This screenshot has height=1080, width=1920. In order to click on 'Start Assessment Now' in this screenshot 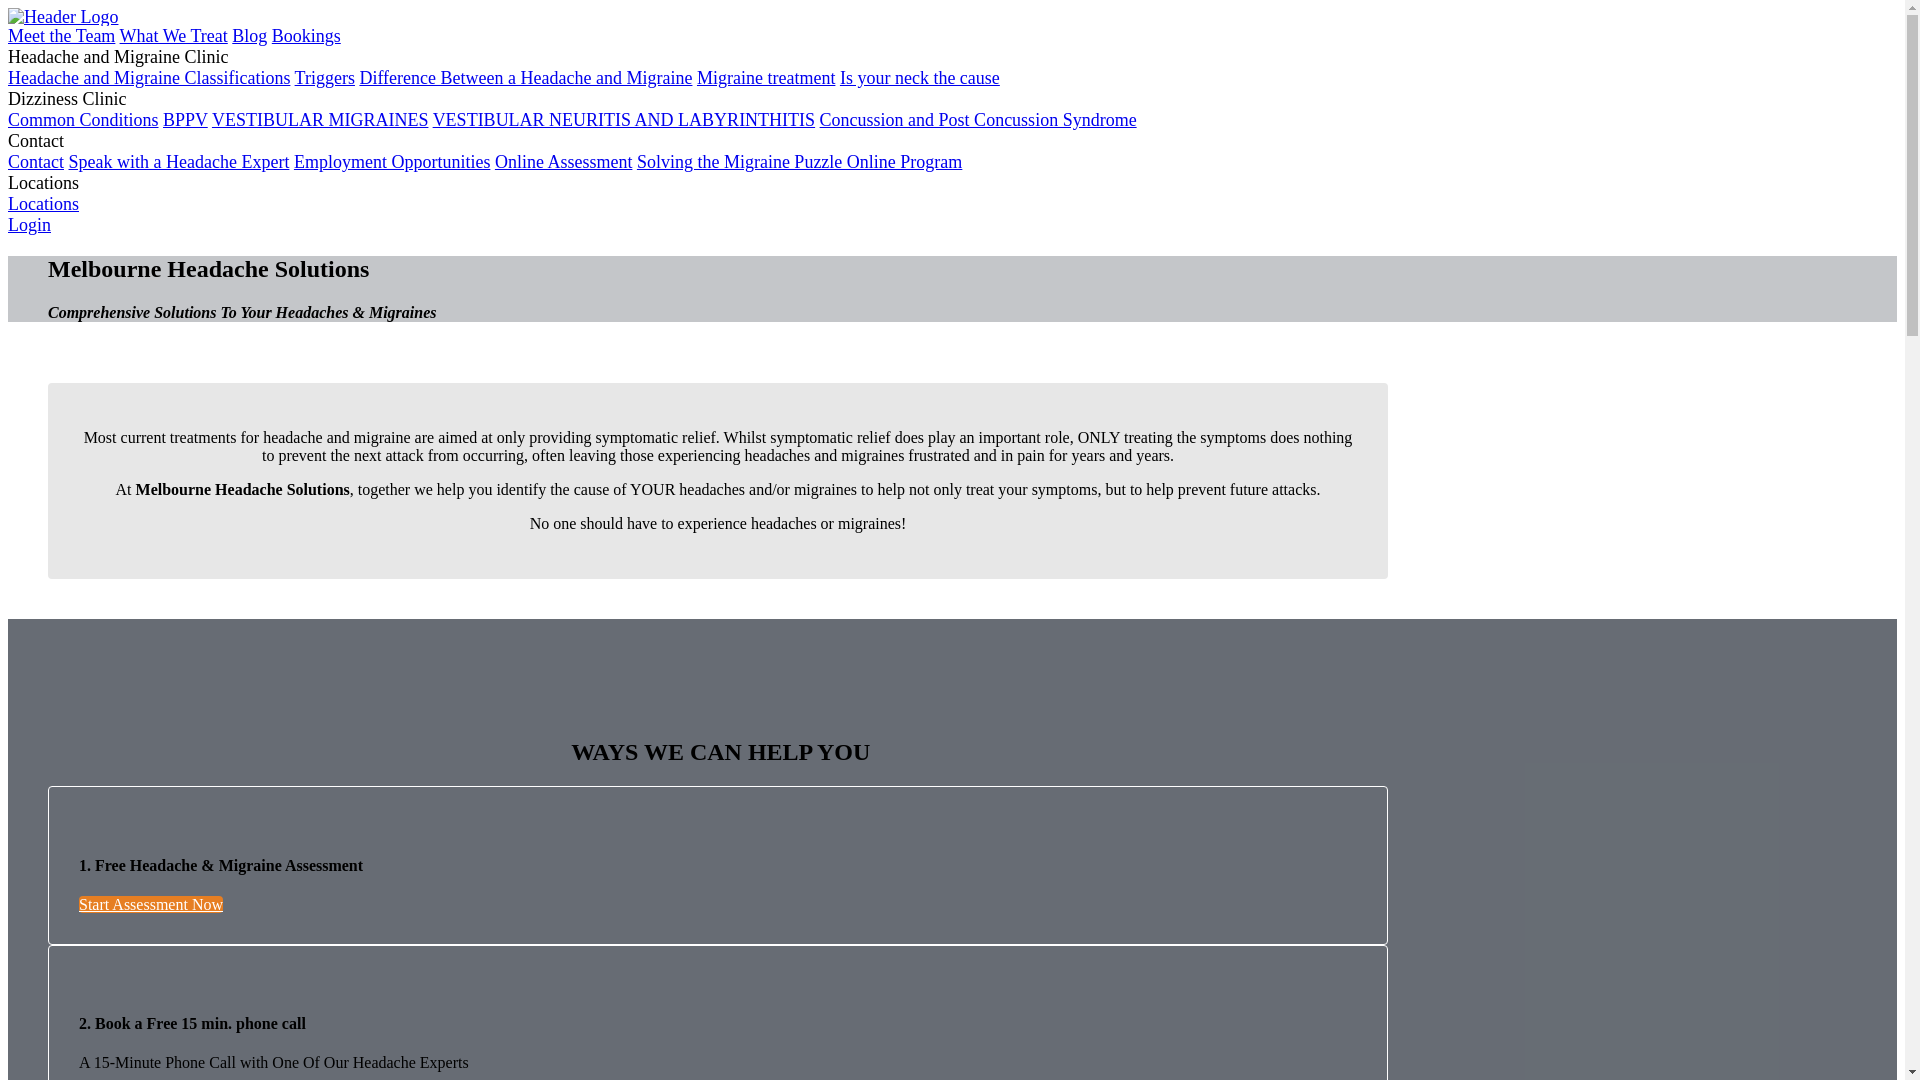, I will do `click(149, 904)`.